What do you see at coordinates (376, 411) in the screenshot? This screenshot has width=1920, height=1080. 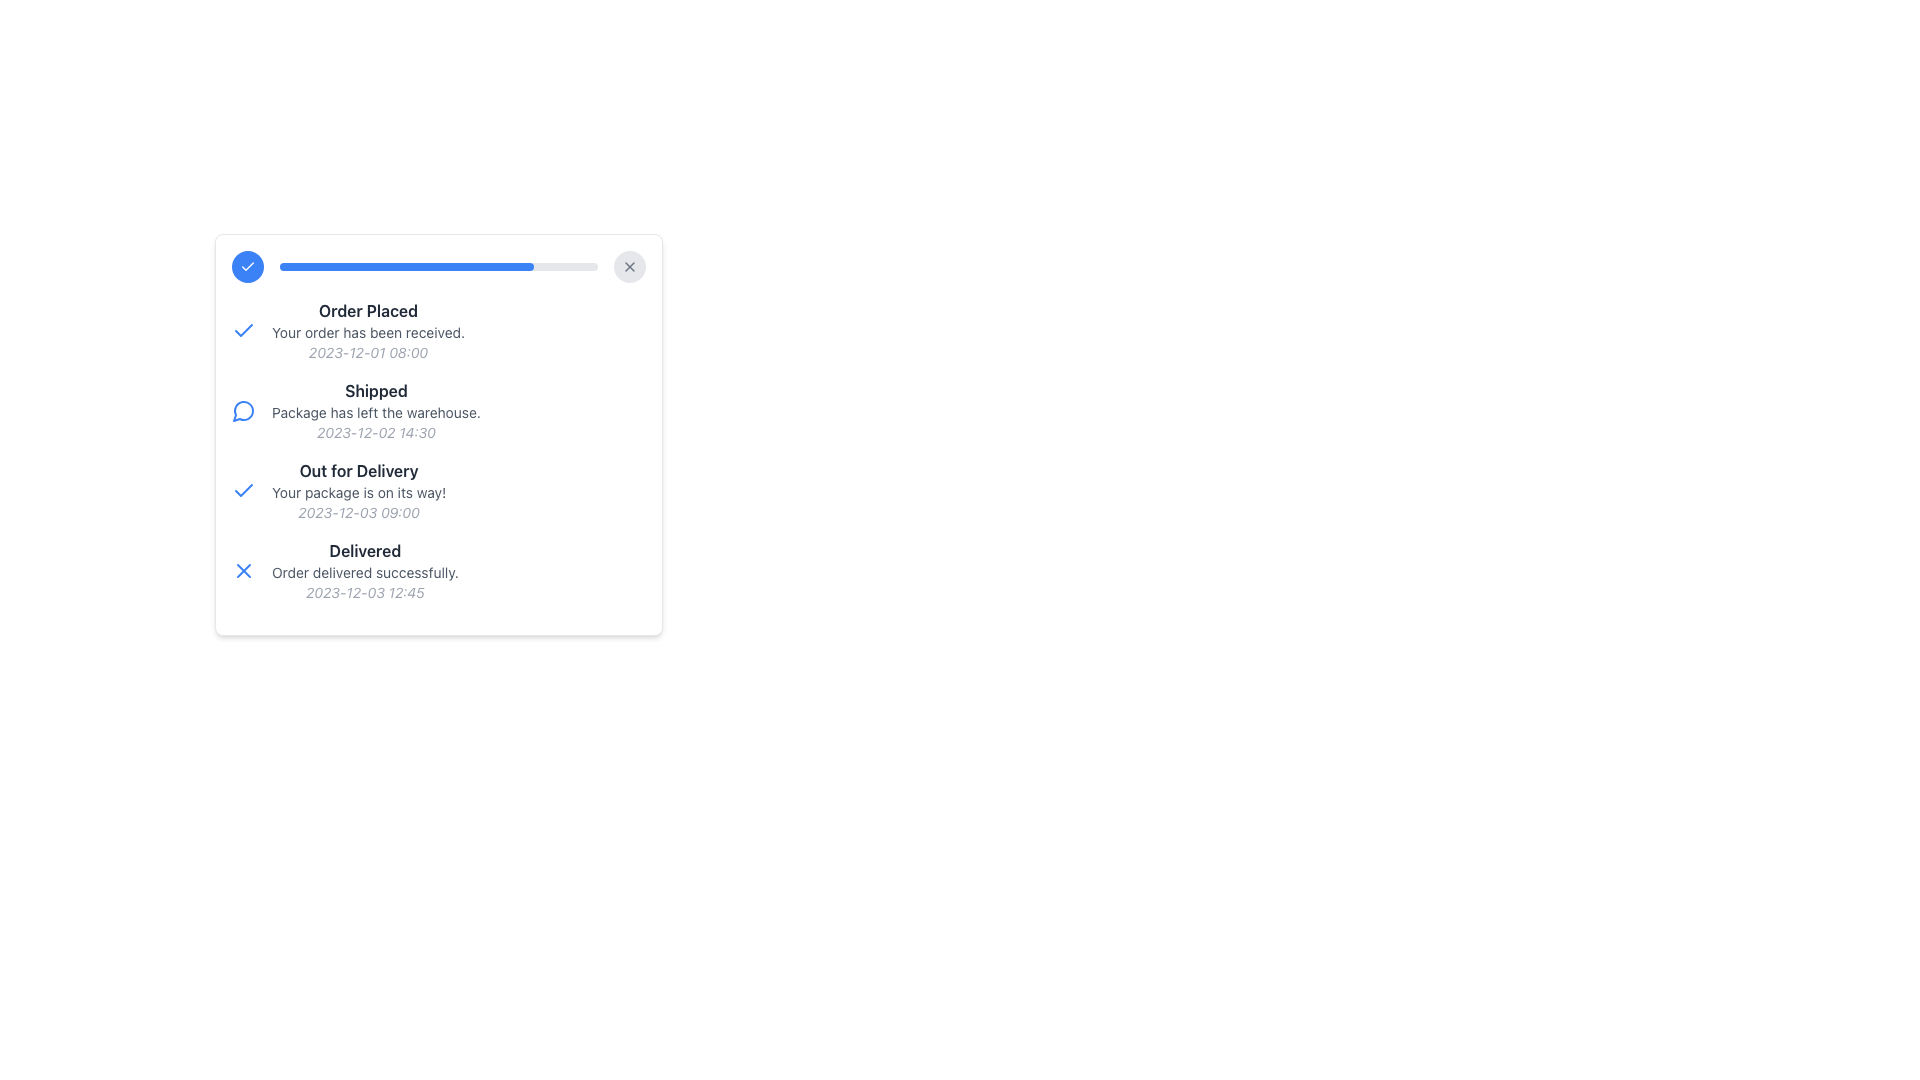 I see `the static text element that reads 'Package has left the warehouse.' located in the tracking card component, positioned between a bold 'Shipped' label and a timestamp` at bounding box center [376, 411].